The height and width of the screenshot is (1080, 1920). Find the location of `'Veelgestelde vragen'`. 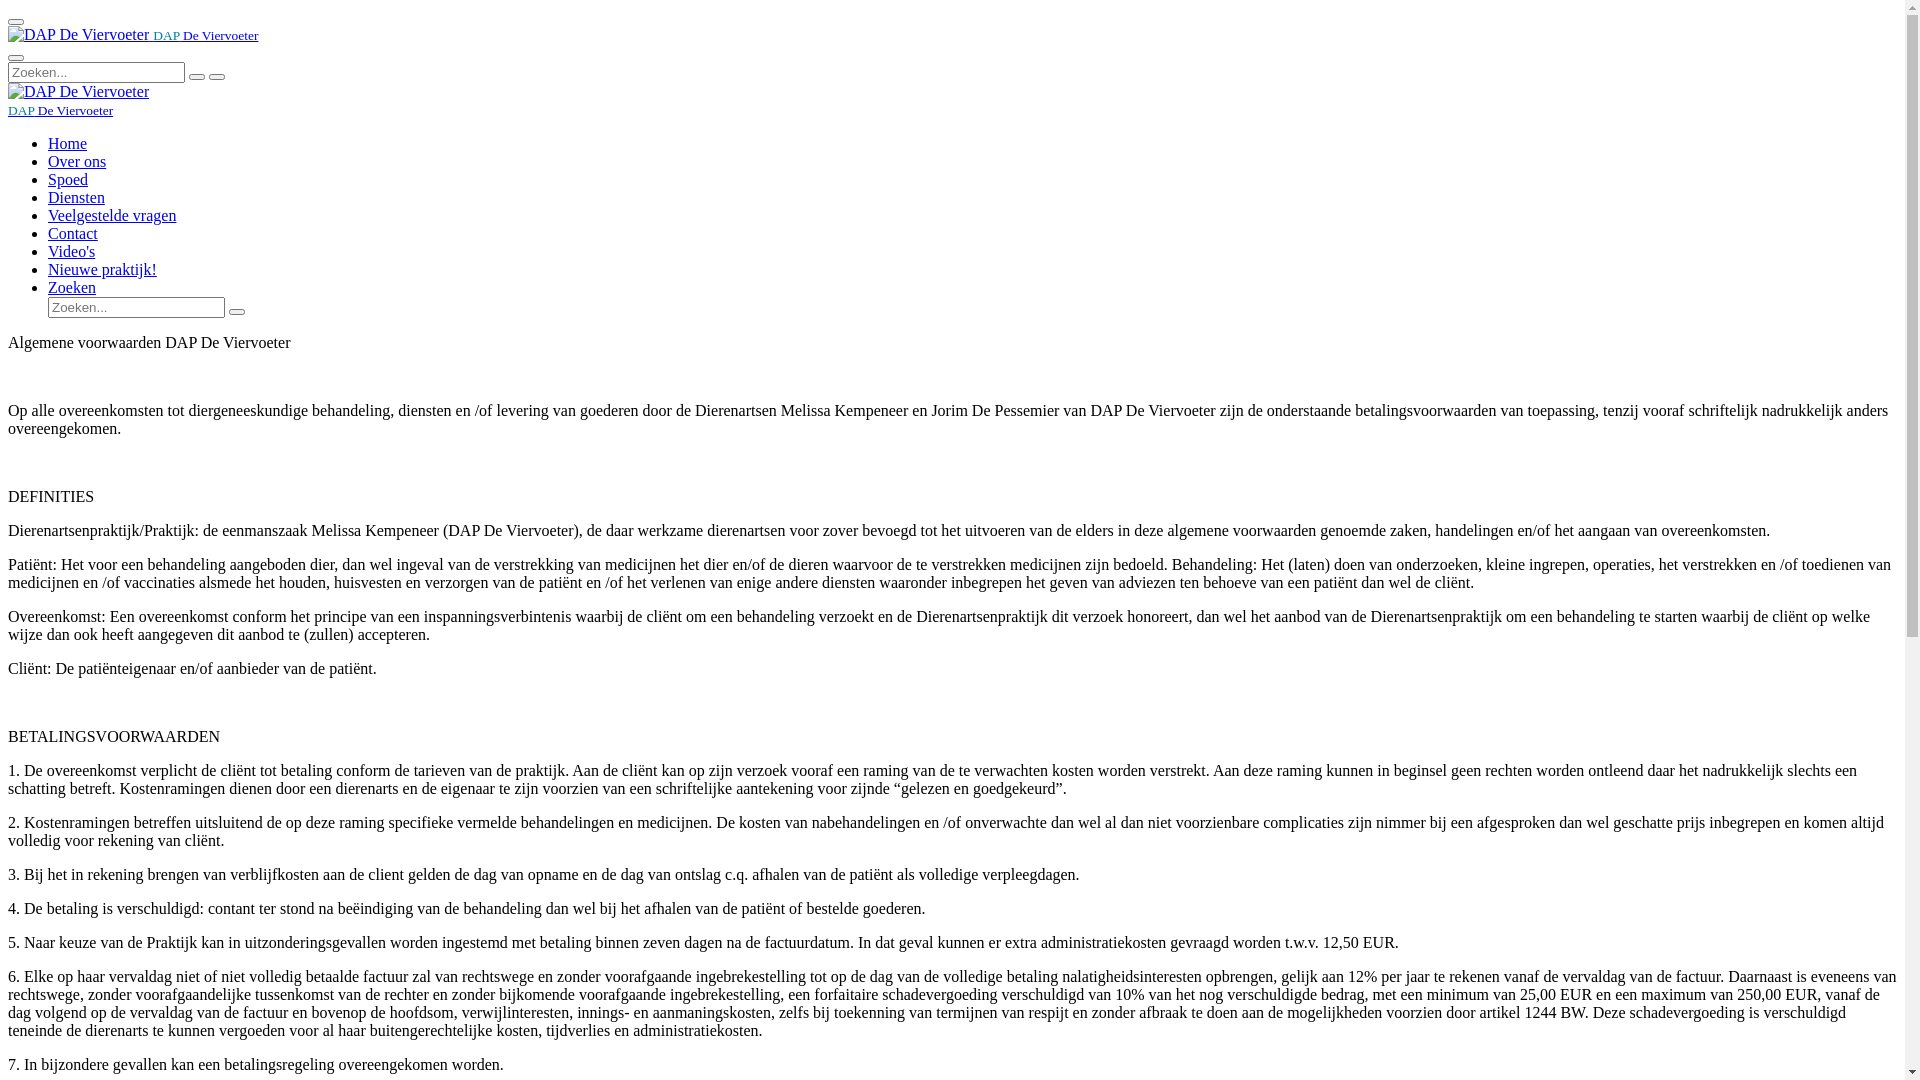

'Veelgestelde vragen' is located at coordinates (110, 215).